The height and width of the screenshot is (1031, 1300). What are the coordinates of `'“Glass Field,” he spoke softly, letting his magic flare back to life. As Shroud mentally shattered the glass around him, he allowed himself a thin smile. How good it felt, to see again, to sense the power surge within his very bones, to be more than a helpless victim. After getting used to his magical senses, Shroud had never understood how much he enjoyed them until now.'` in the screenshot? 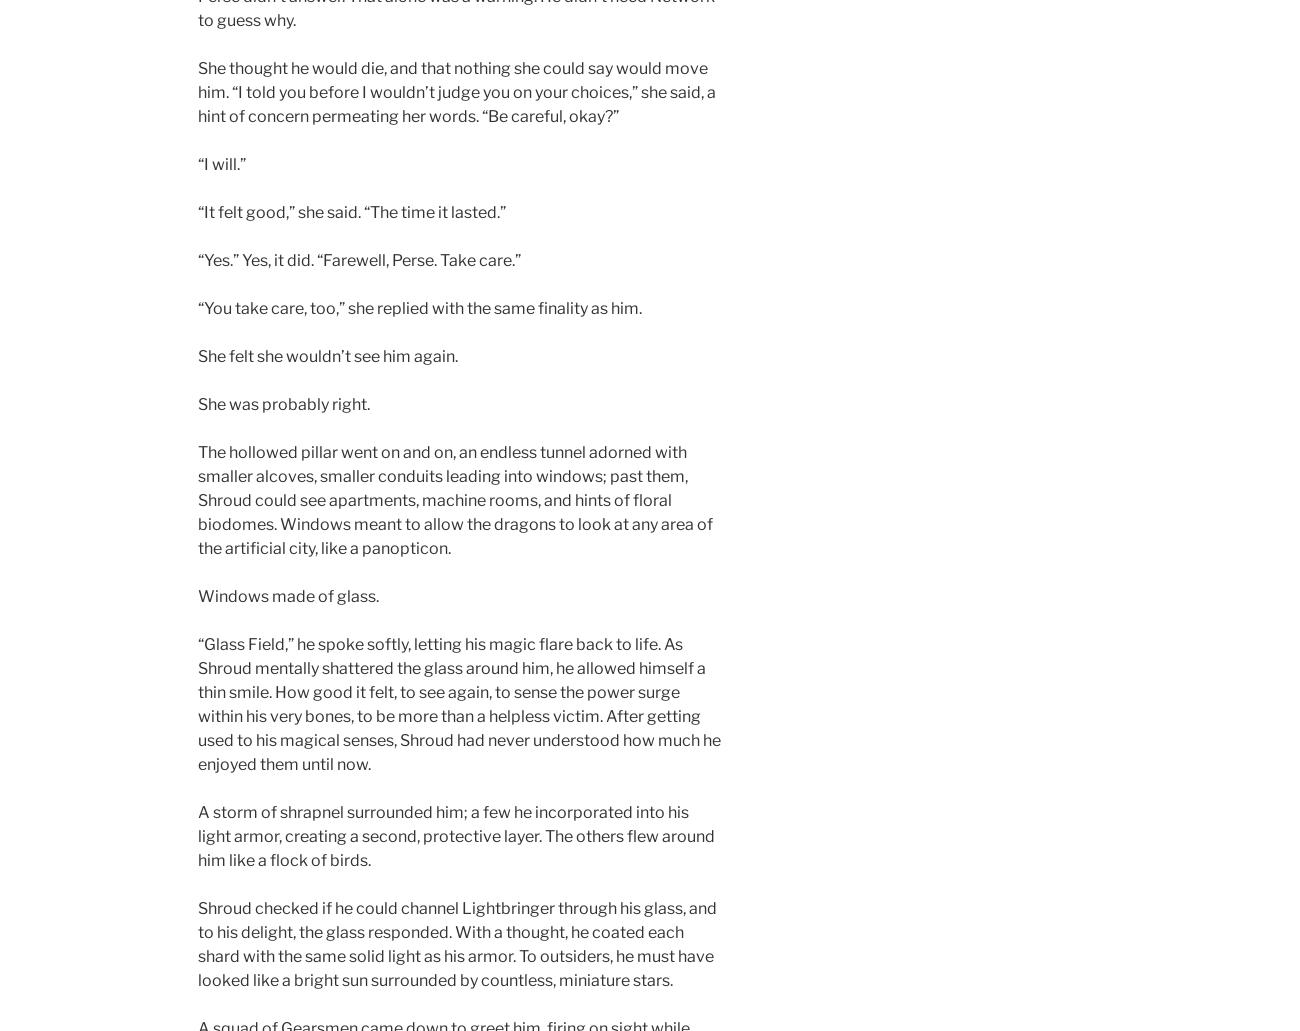 It's located at (197, 704).